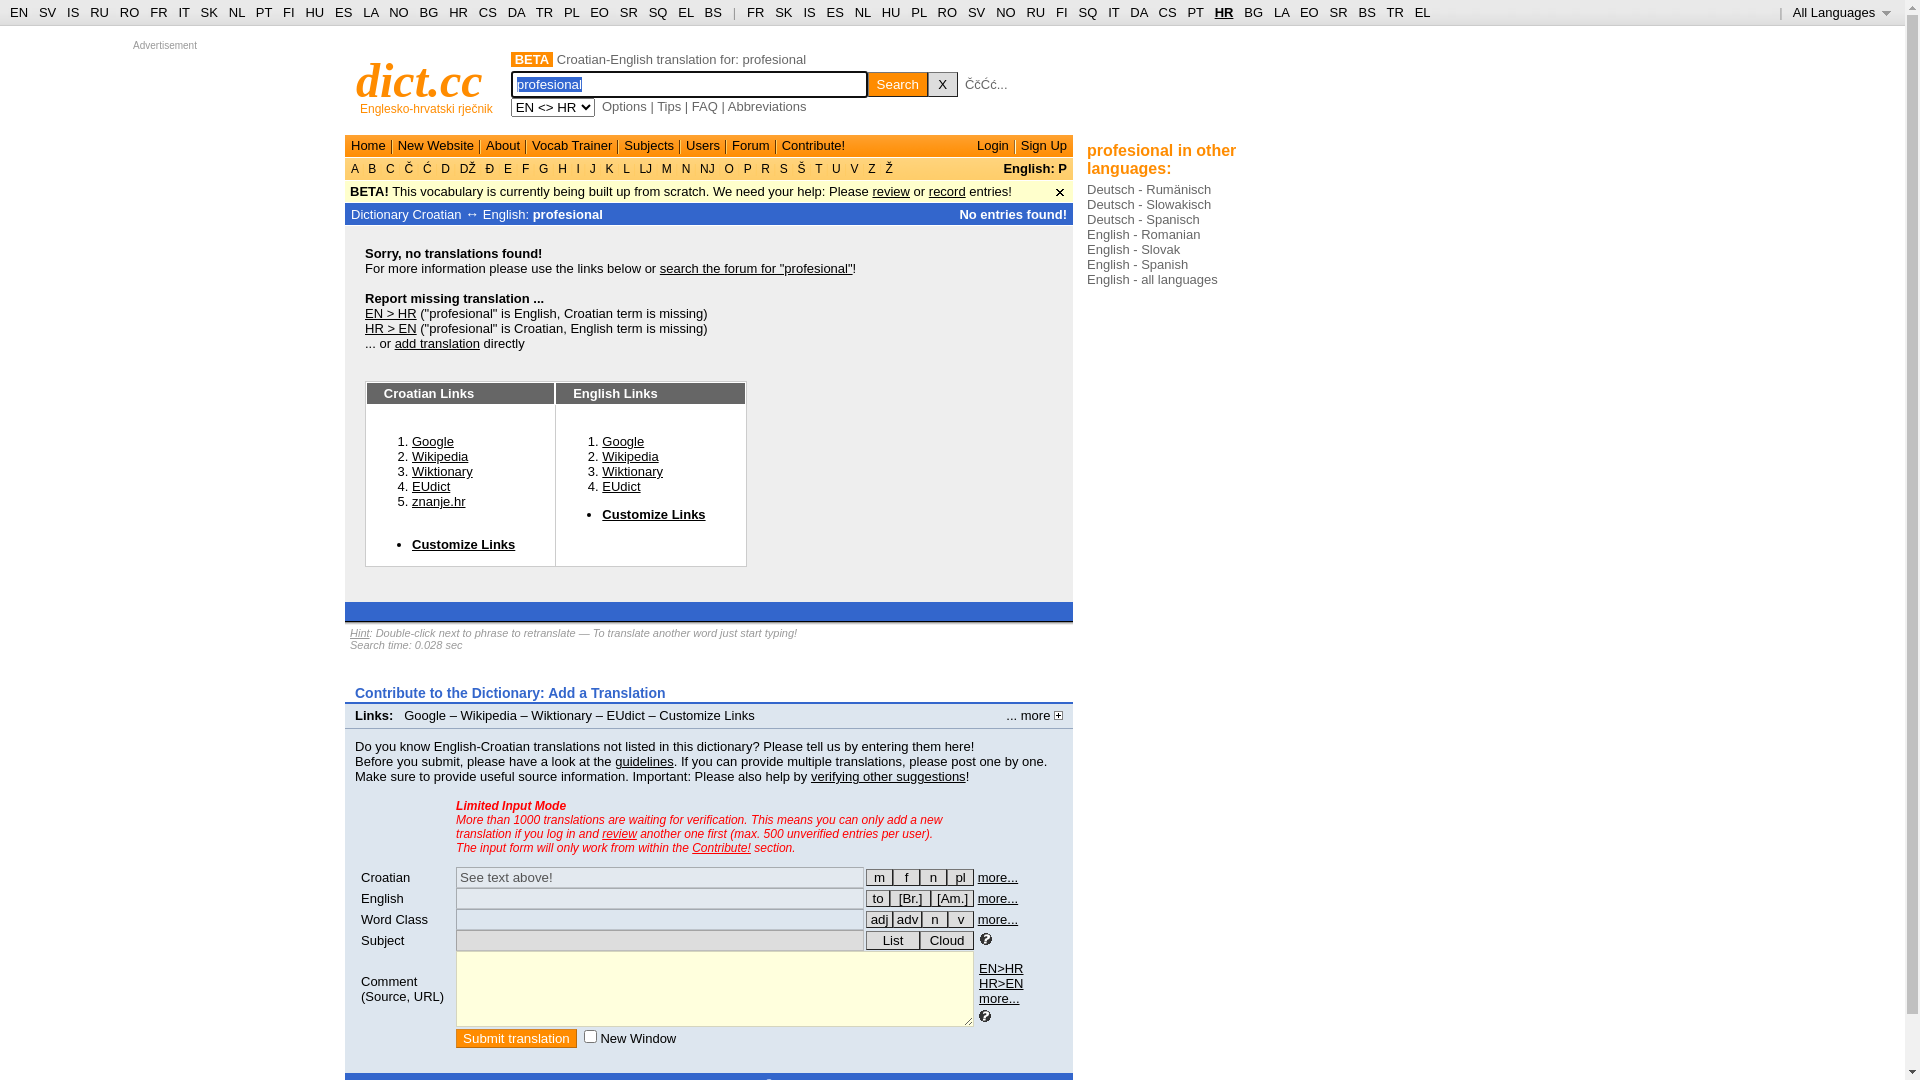 This screenshot has width=1920, height=1080. What do you see at coordinates (930, 897) in the screenshot?
I see `'(esp.) American English'` at bounding box center [930, 897].